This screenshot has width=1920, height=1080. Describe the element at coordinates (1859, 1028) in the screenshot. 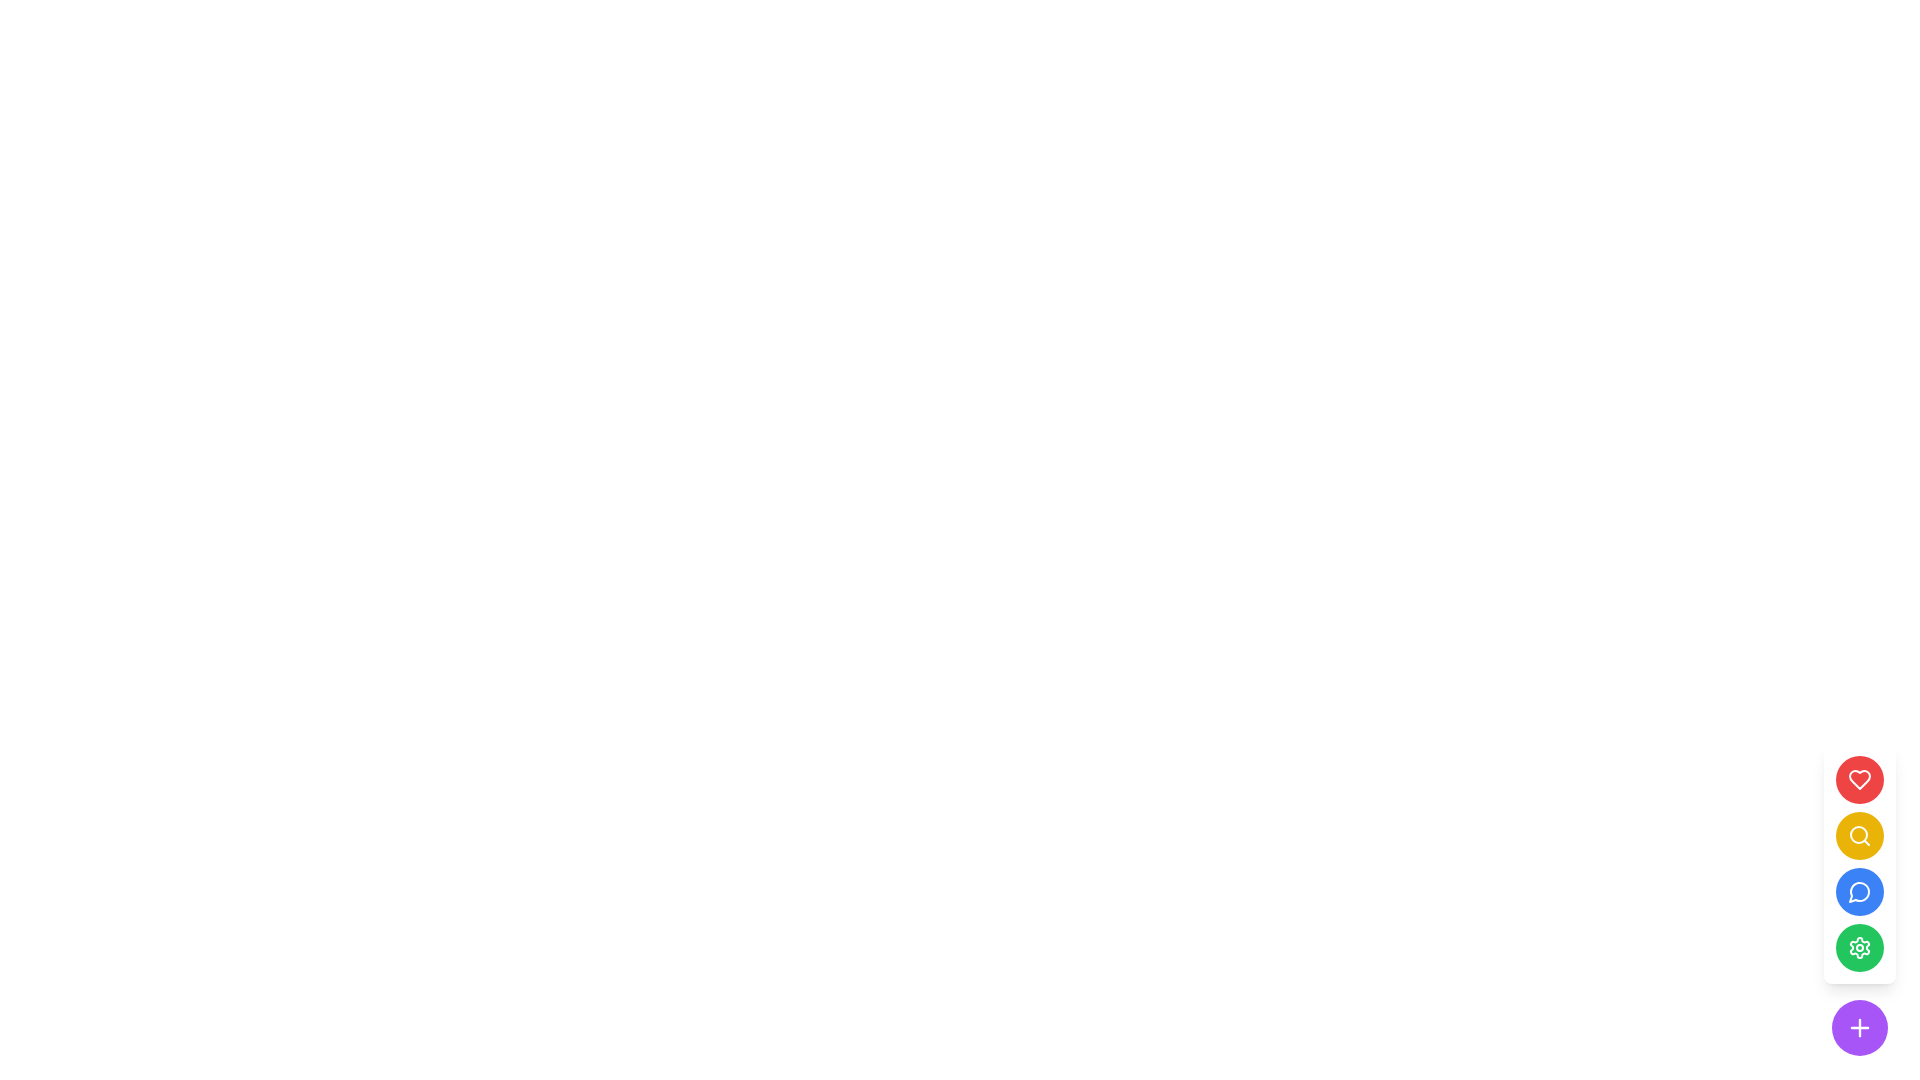

I see `the toggle menu button located at the bottom-right corner of the interface` at that location.